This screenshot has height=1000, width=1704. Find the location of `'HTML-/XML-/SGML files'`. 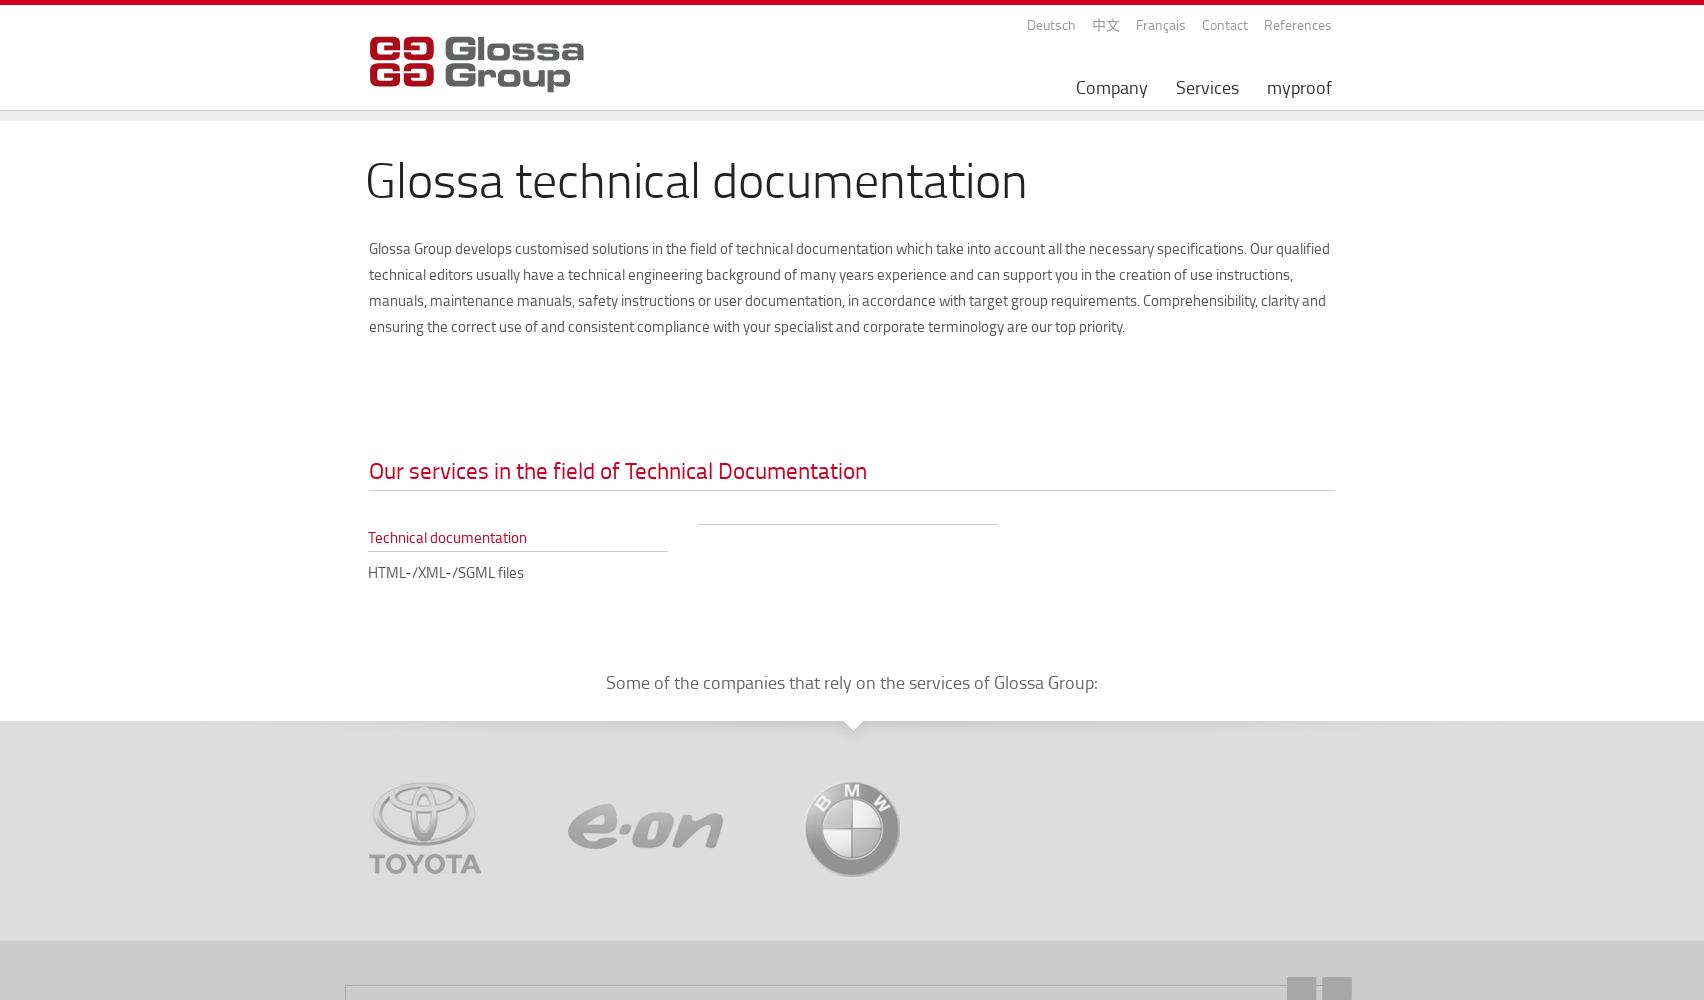

'HTML-/XML-/SGML files' is located at coordinates (445, 571).